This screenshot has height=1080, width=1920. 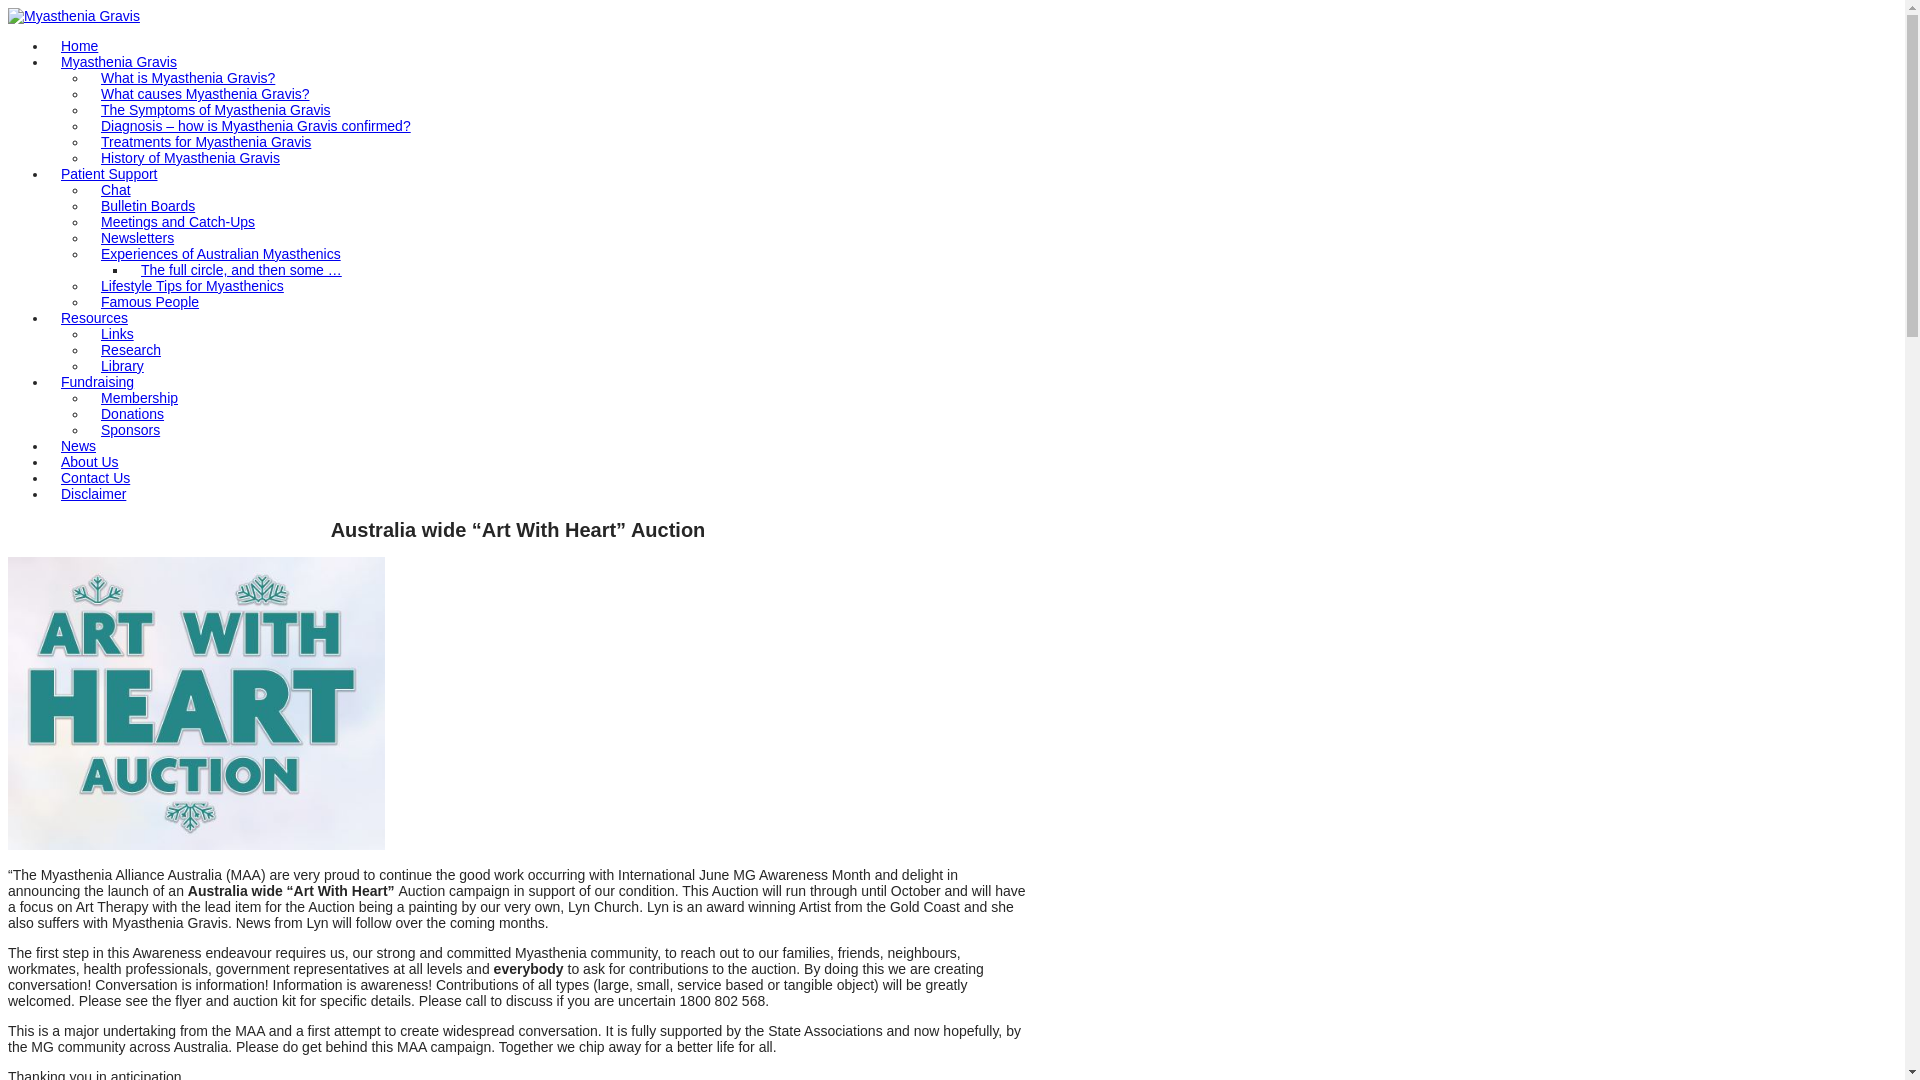 What do you see at coordinates (48, 462) in the screenshot?
I see `'About Us'` at bounding box center [48, 462].